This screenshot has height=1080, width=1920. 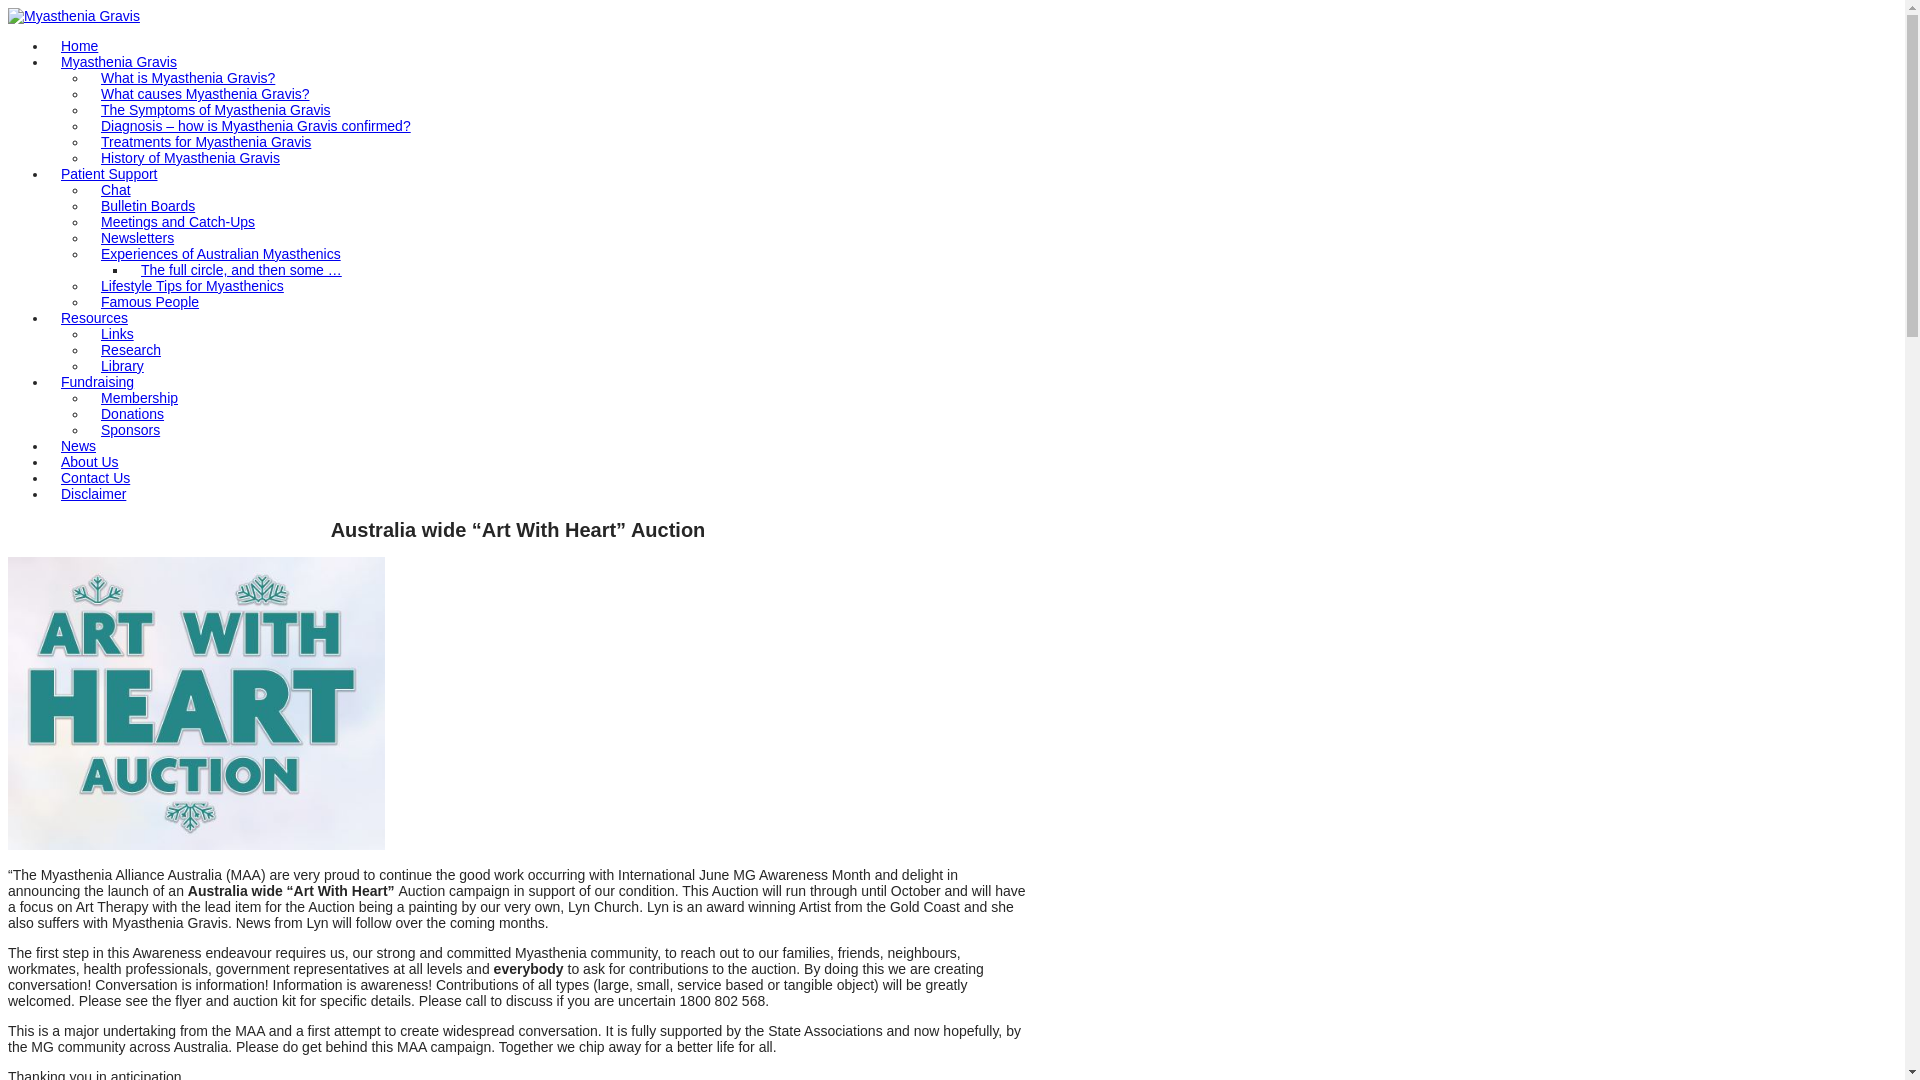 What do you see at coordinates (48, 462) in the screenshot?
I see `'About Us'` at bounding box center [48, 462].